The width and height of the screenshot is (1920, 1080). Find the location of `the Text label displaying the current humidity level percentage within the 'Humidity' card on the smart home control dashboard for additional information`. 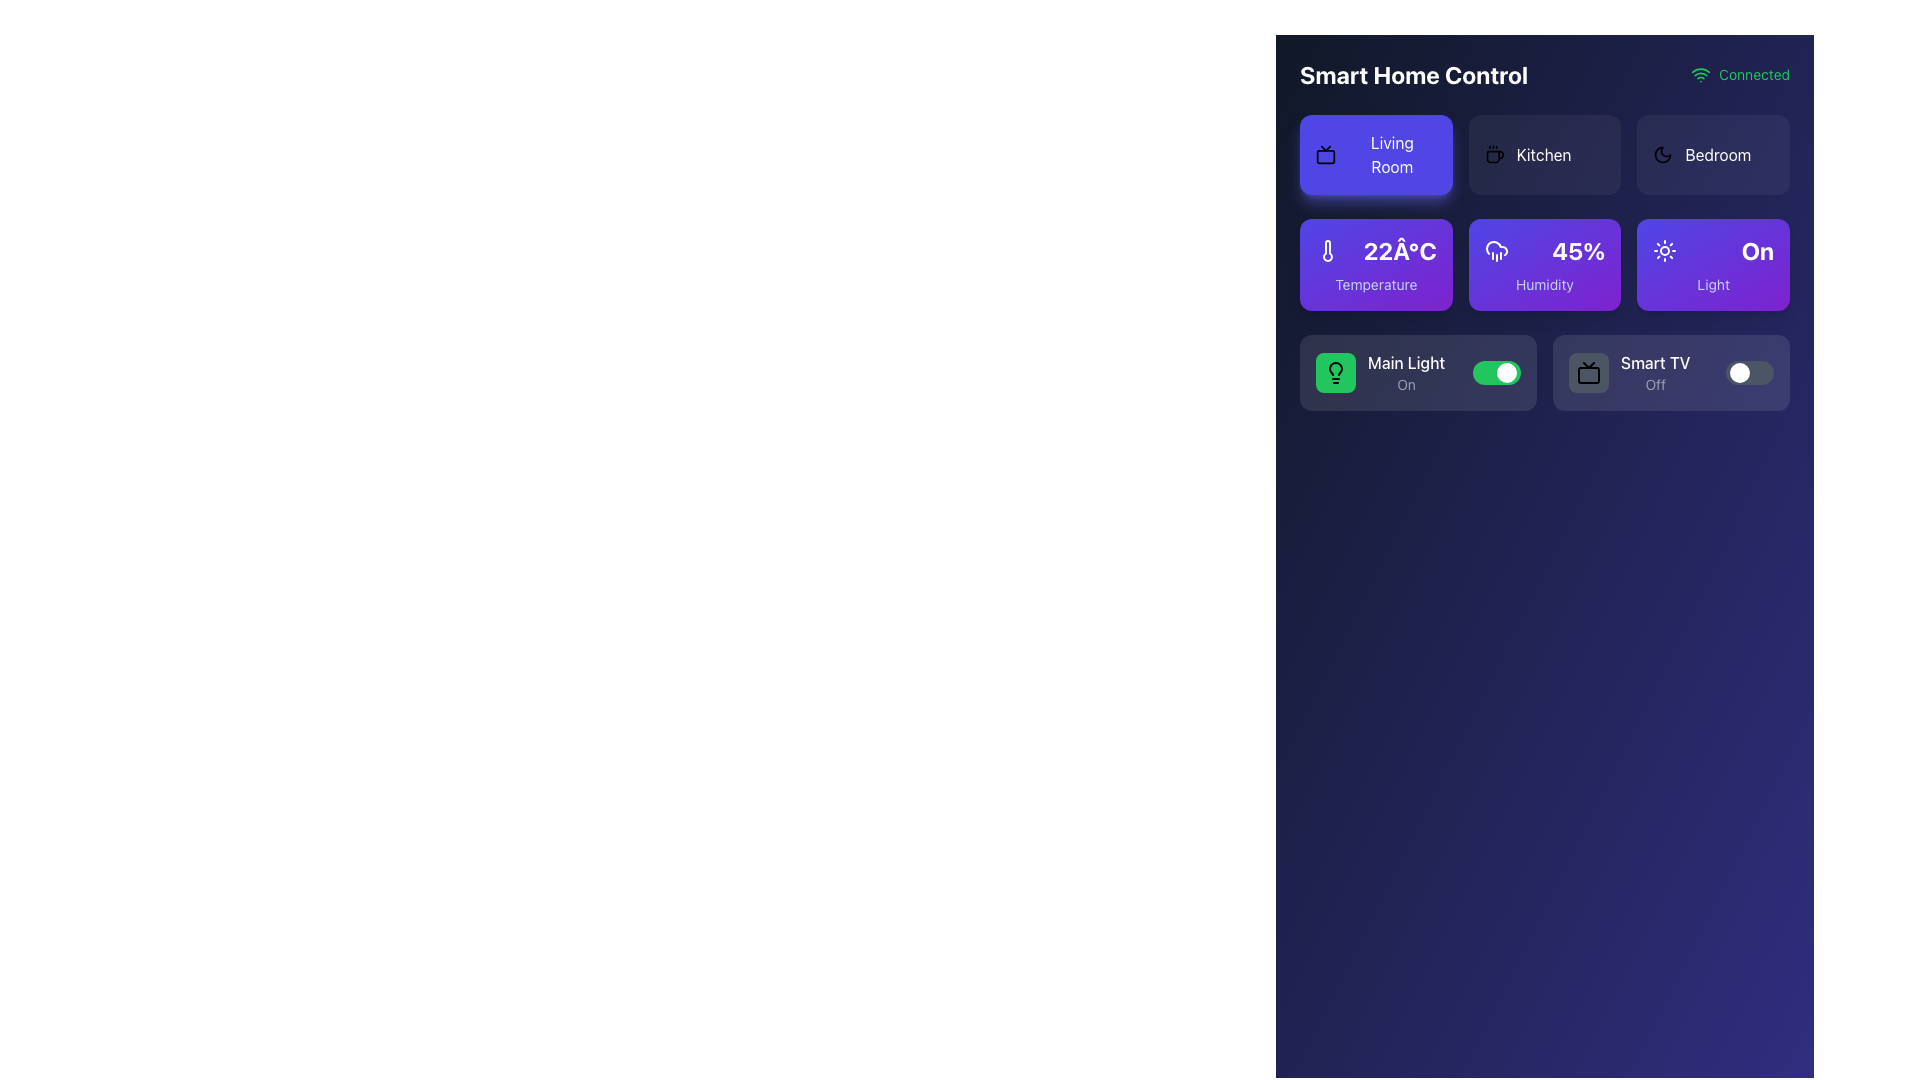

the Text label displaying the current humidity level percentage within the 'Humidity' card on the smart home control dashboard for additional information is located at coordinates (1577, 249).